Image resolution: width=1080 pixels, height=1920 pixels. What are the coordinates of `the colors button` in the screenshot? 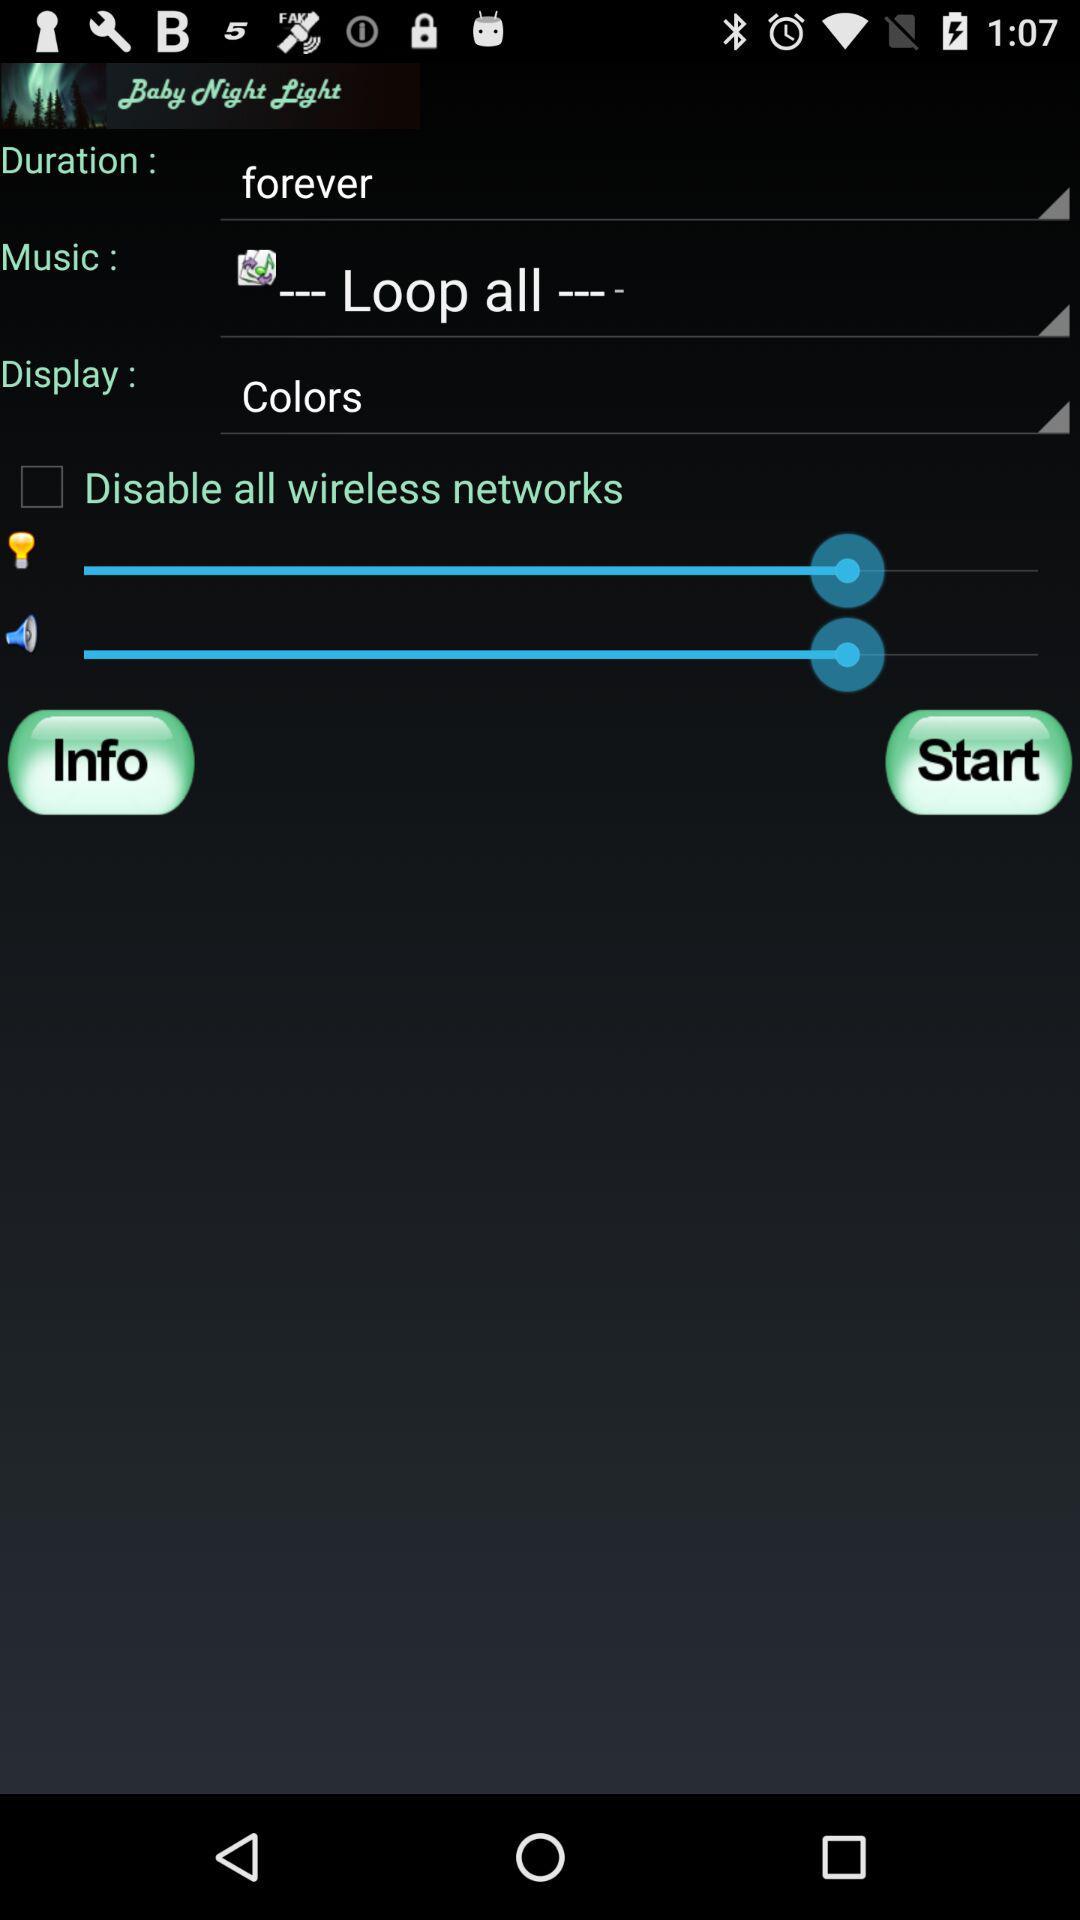 It's located at (644, 396).